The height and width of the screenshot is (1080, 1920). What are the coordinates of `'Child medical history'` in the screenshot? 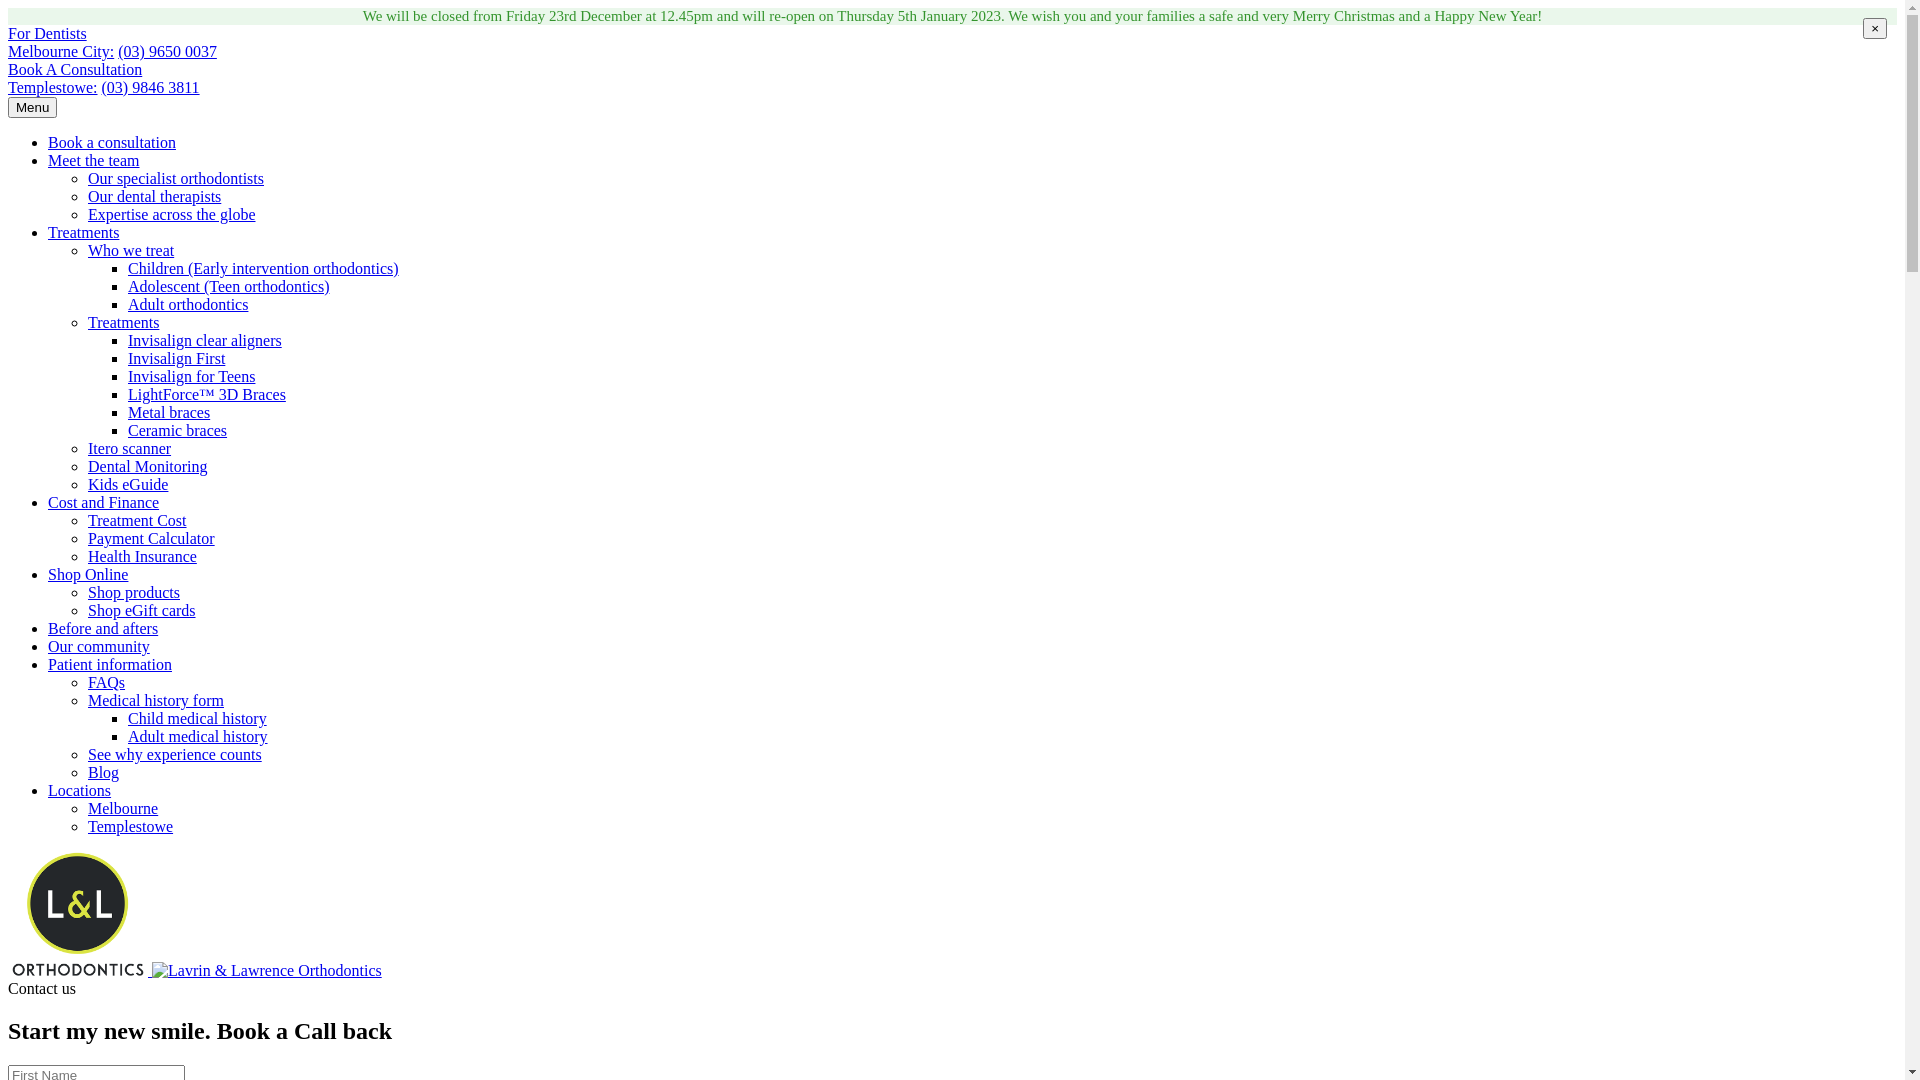 It's located at (197, 717).